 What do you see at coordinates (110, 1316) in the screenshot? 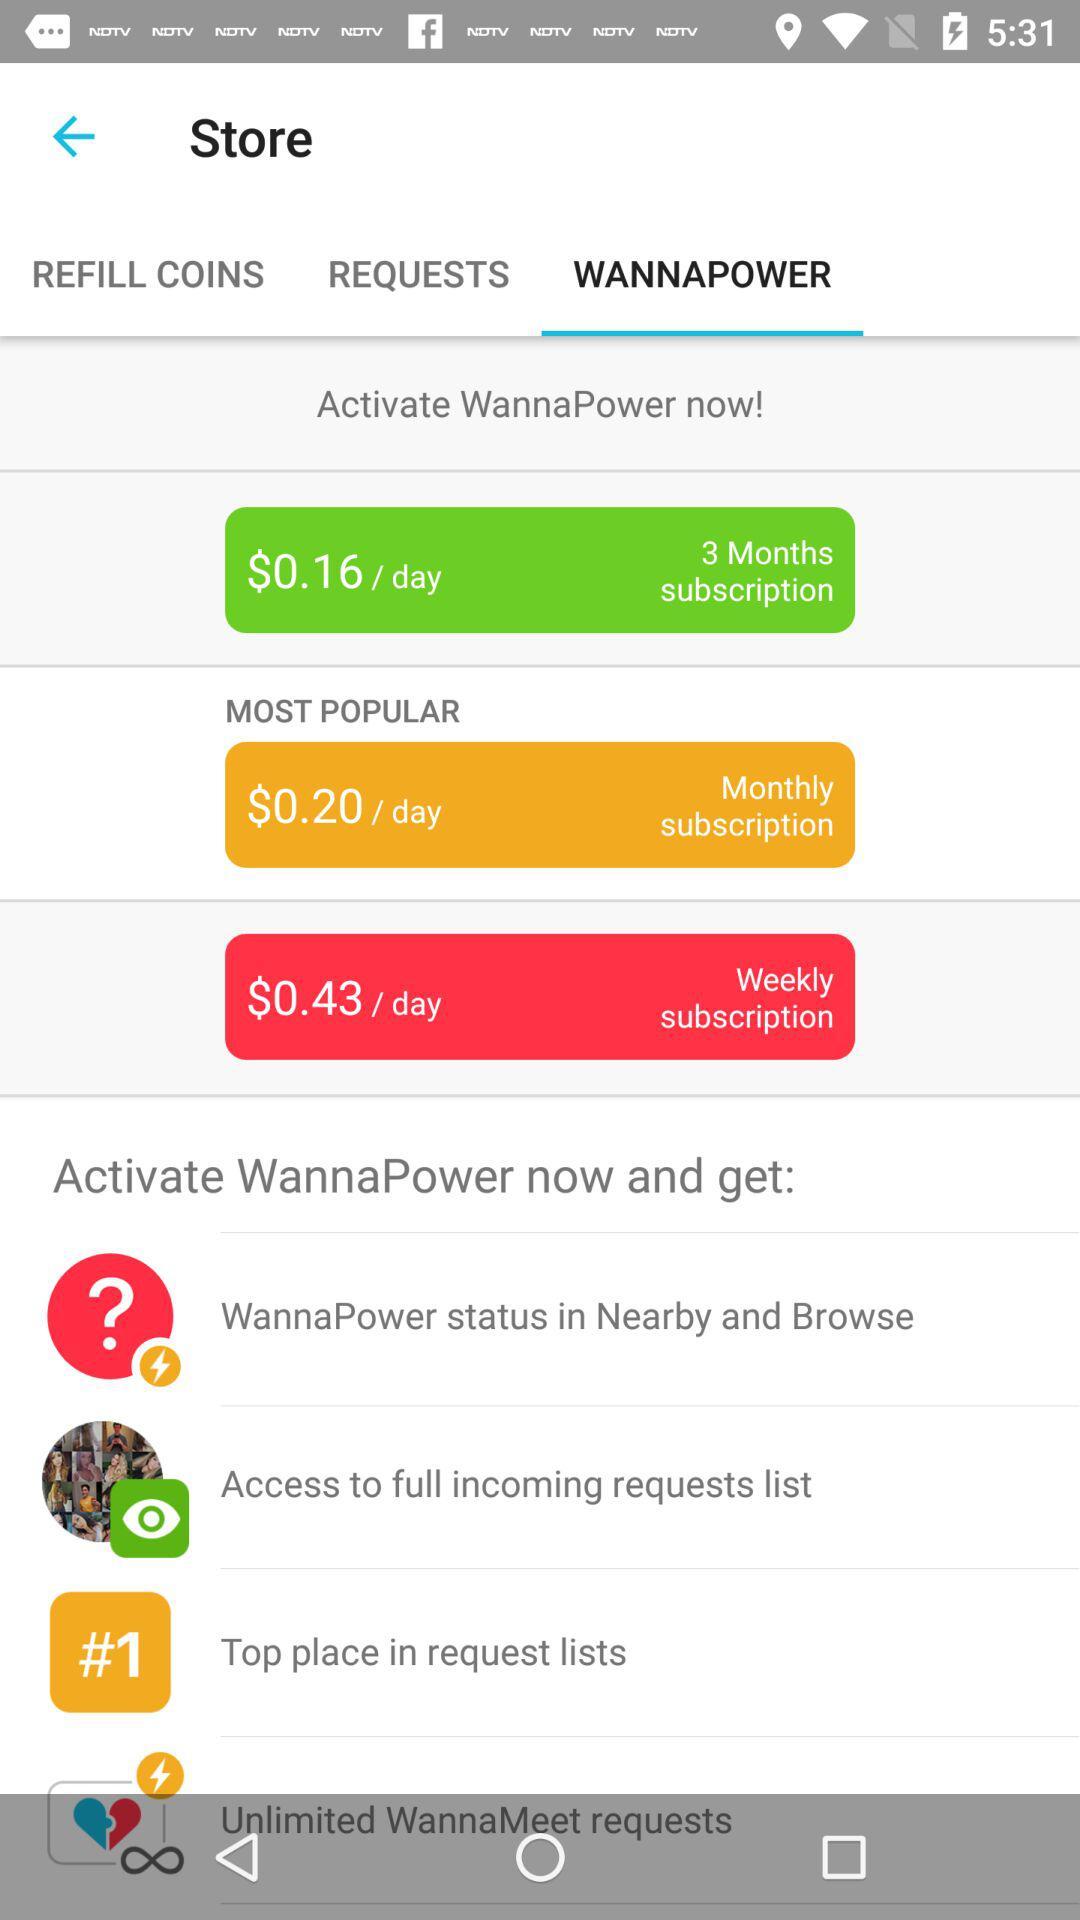
I see `icon to the left of the wannapower status in item` at bounding box center [110, 1316].